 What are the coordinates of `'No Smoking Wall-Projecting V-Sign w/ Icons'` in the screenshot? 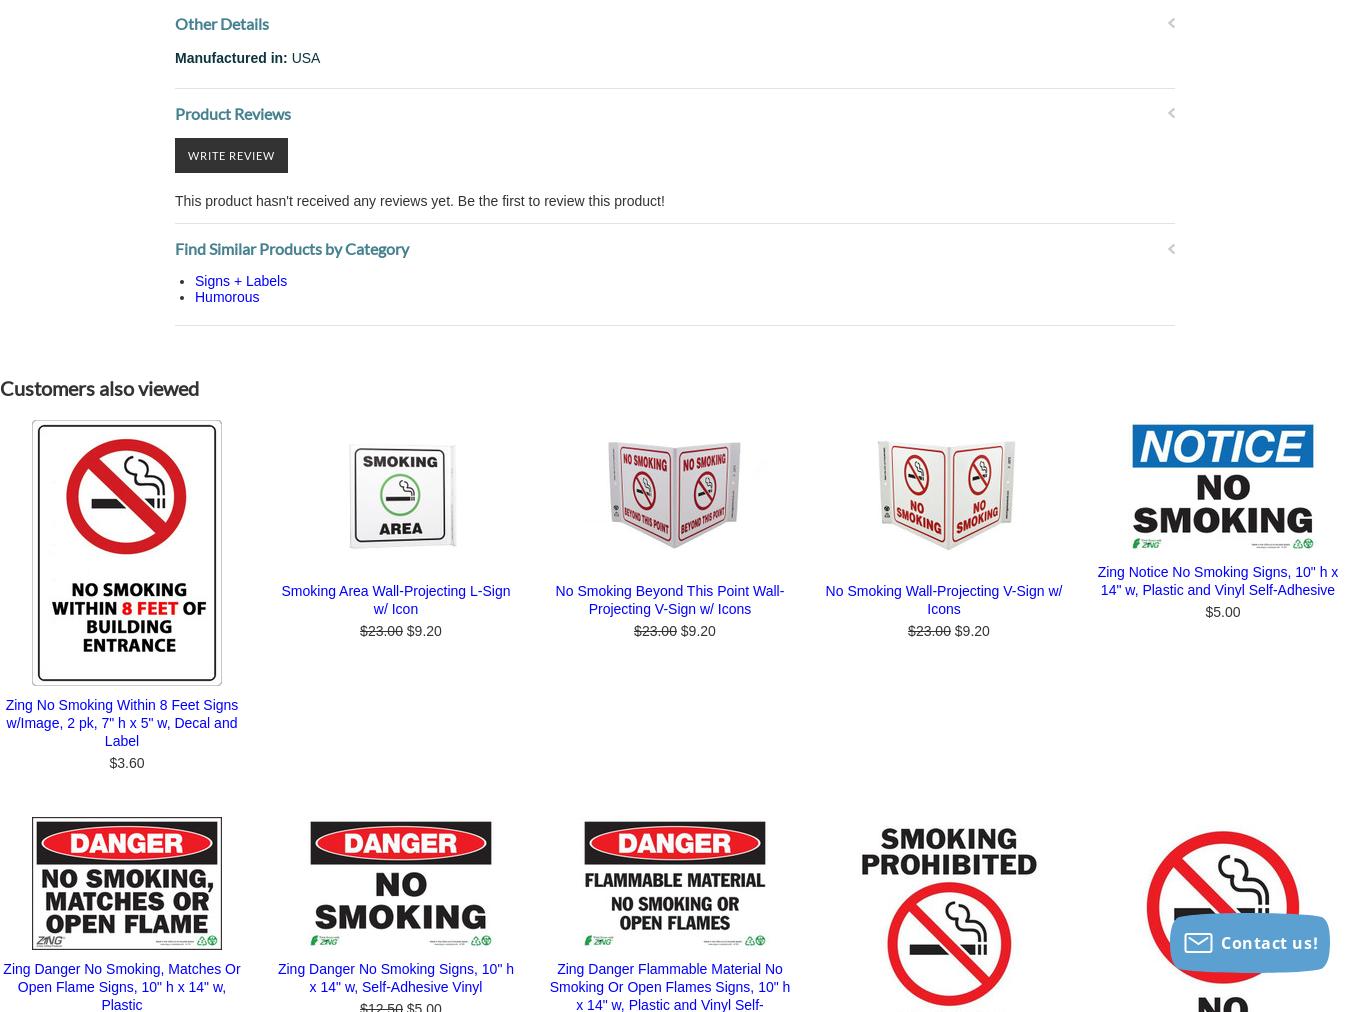 It's located at (824, 599).